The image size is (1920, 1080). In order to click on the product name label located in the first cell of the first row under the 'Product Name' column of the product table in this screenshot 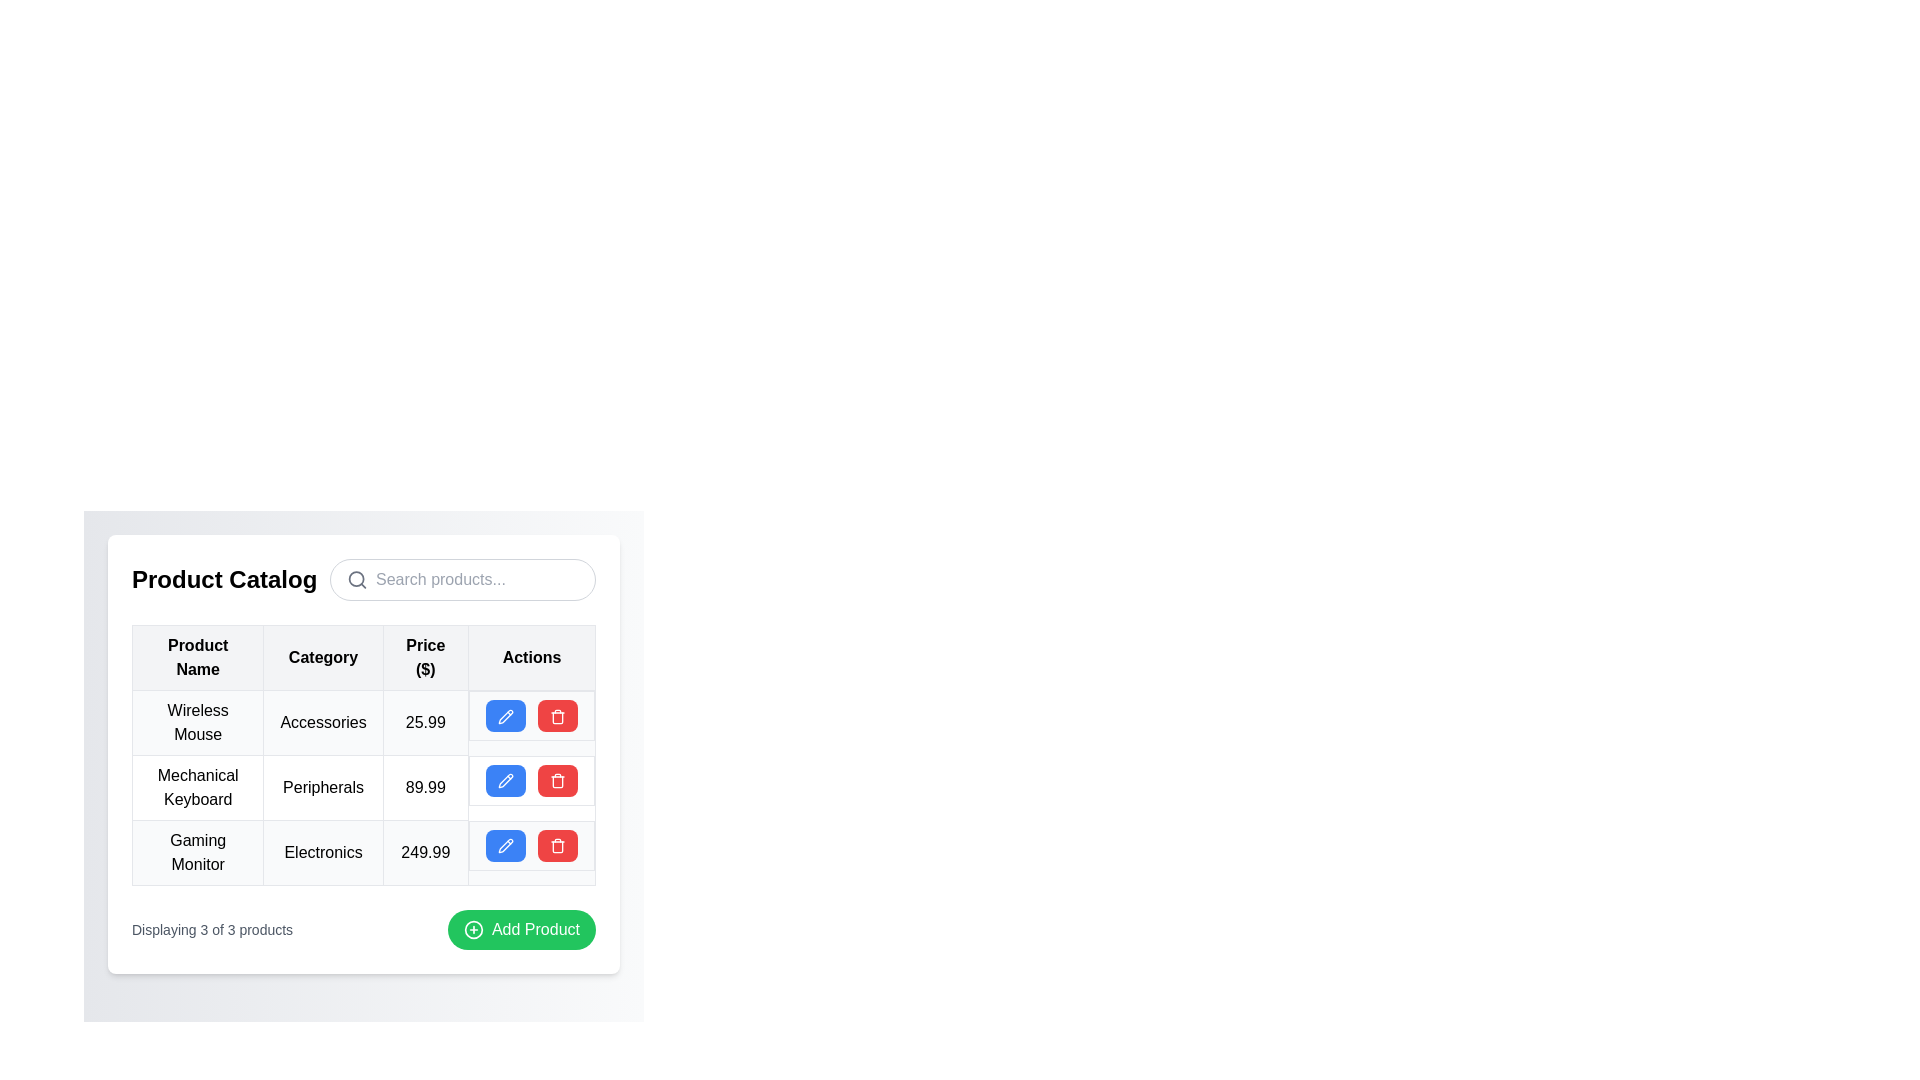, I will do `click(198, 722)`.